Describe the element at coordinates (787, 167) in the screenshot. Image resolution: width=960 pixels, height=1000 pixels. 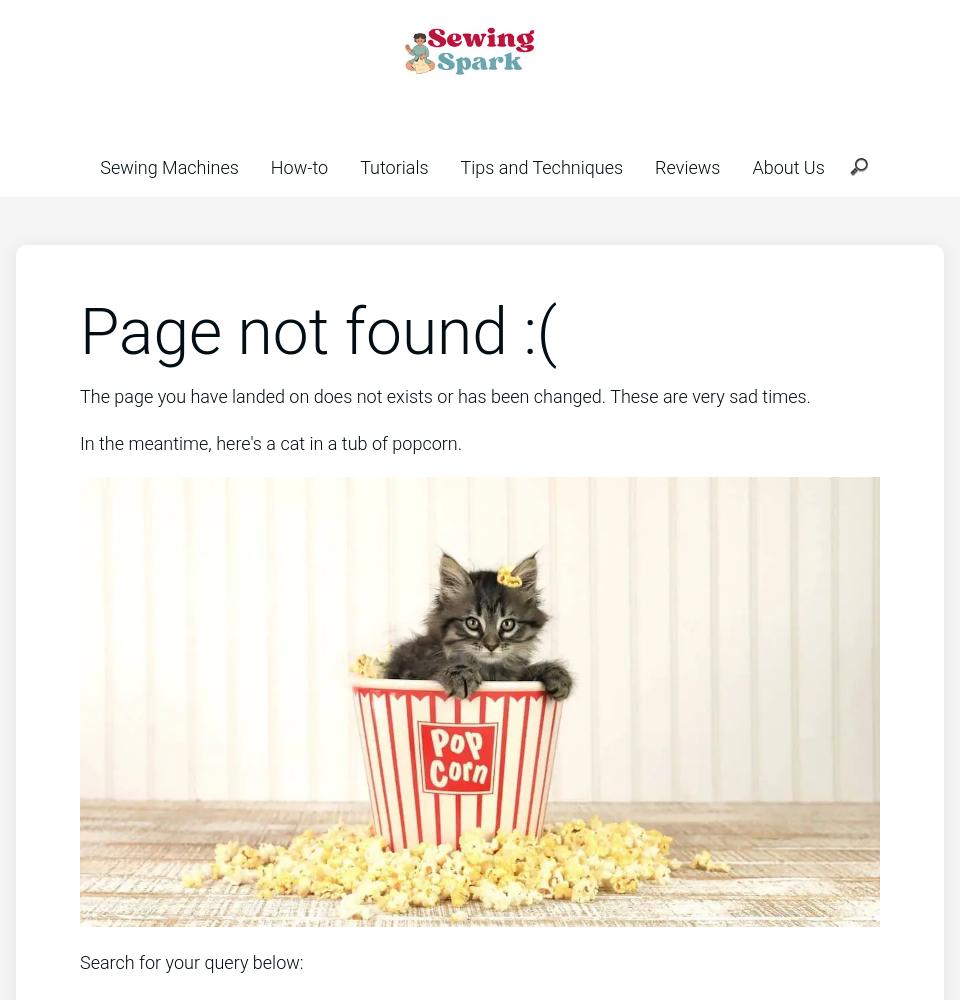
I see `'About Us'` at that location.